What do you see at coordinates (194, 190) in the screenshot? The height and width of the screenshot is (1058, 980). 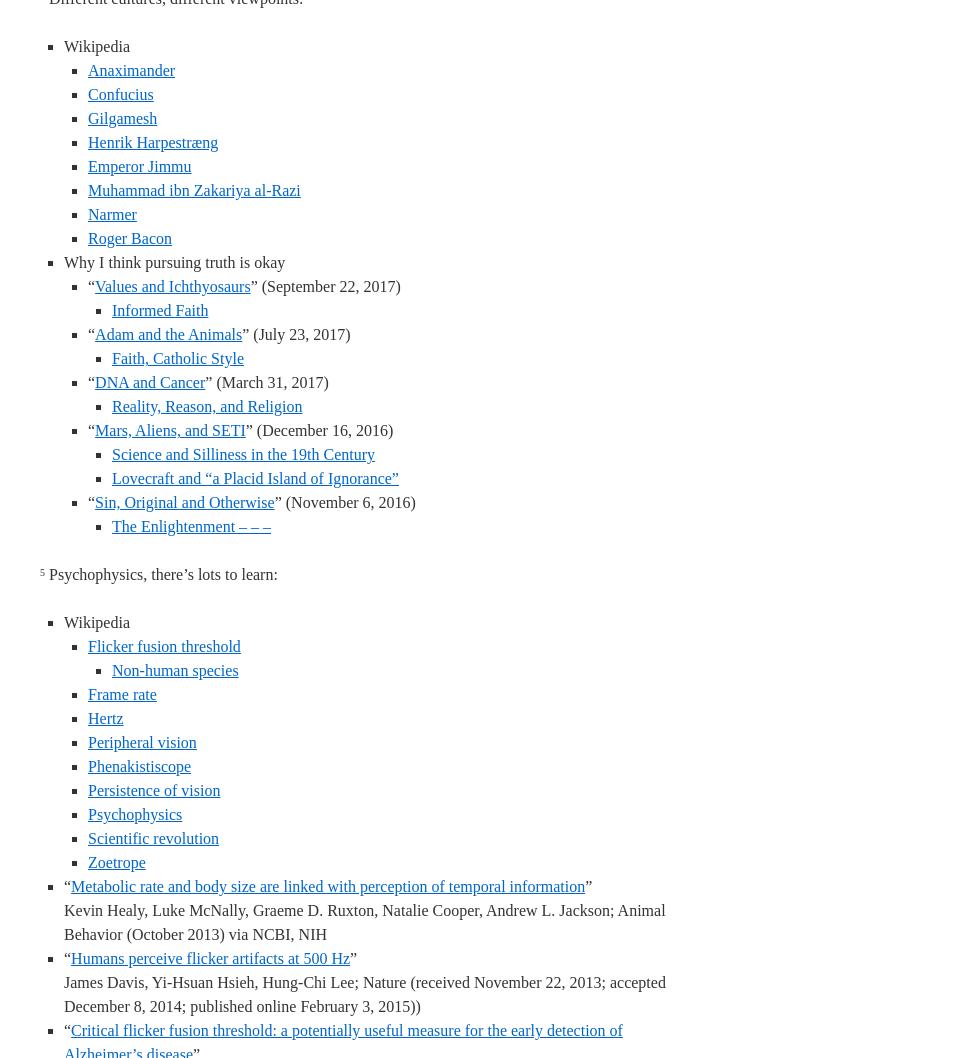 I see `'Muhammad ibn Zakariya al-Razi'` at bounding box center [194, 190].